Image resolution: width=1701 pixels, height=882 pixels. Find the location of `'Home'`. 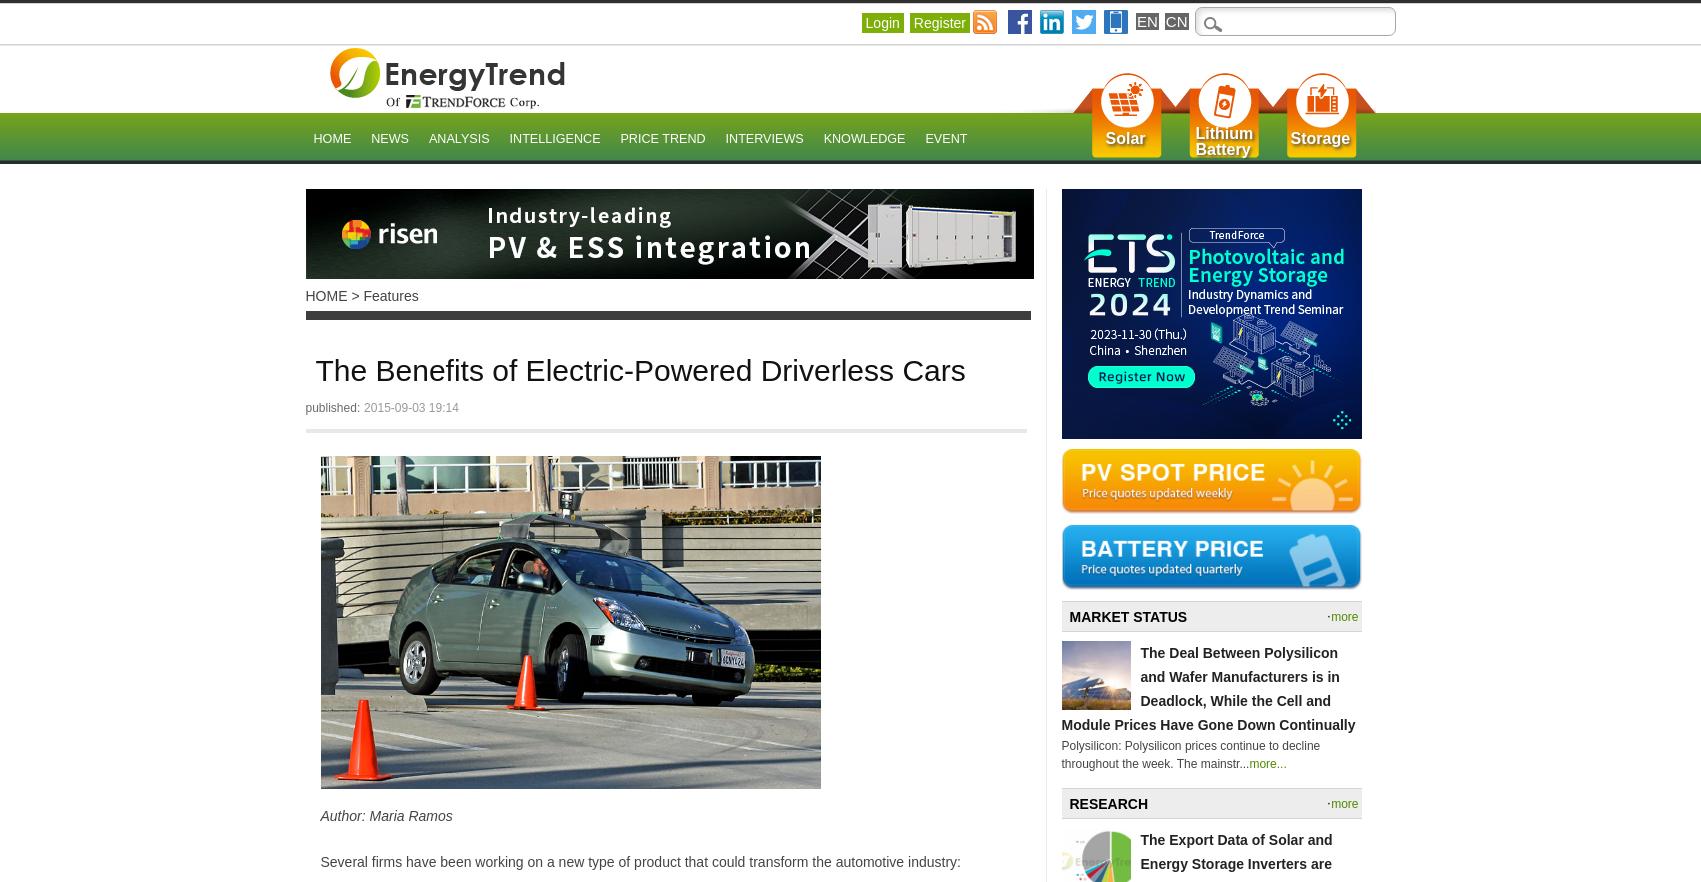

'Home' is located at coordinates (332, 139).